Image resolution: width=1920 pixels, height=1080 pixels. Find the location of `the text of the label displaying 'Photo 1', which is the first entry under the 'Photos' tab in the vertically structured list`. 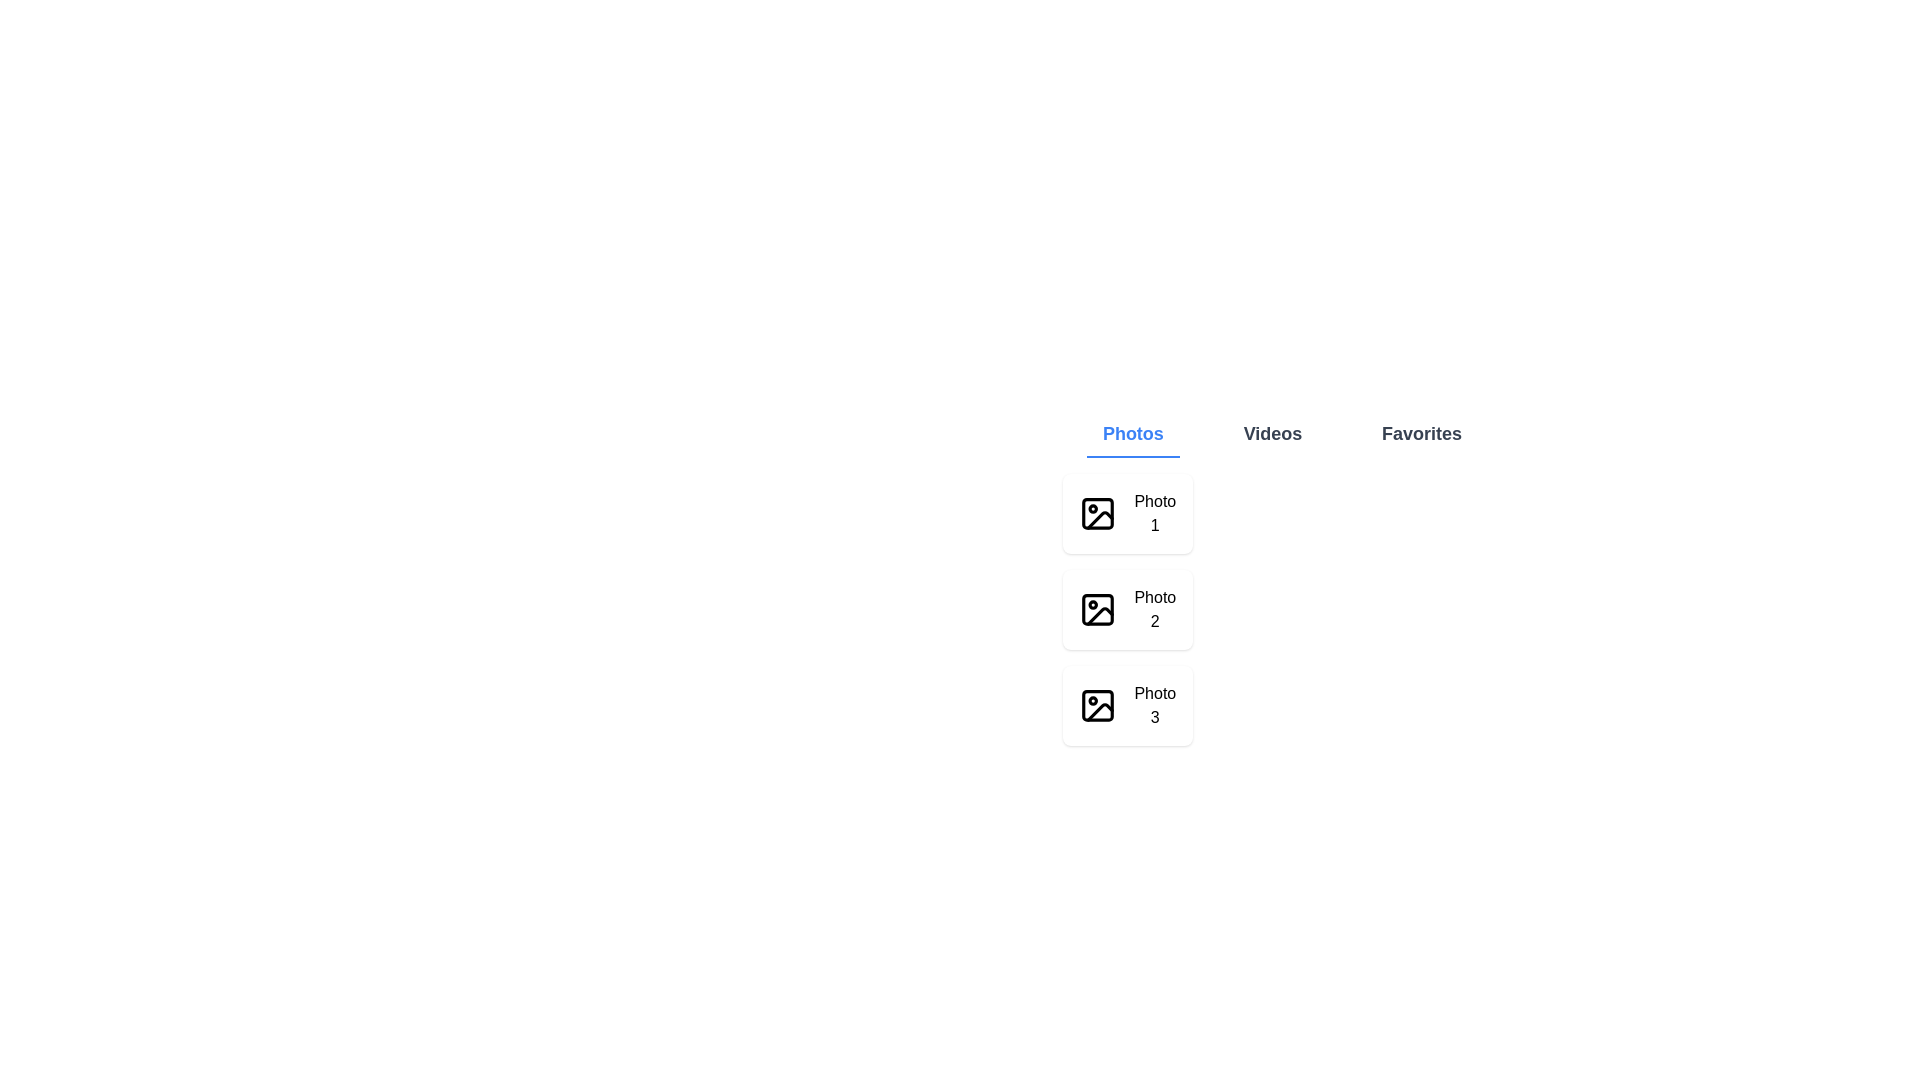

the text of the label displaying 'Photo 1', which is the first entry under the 'Photos' tab in the vertically structured list is located at coordinates (1155, 512).